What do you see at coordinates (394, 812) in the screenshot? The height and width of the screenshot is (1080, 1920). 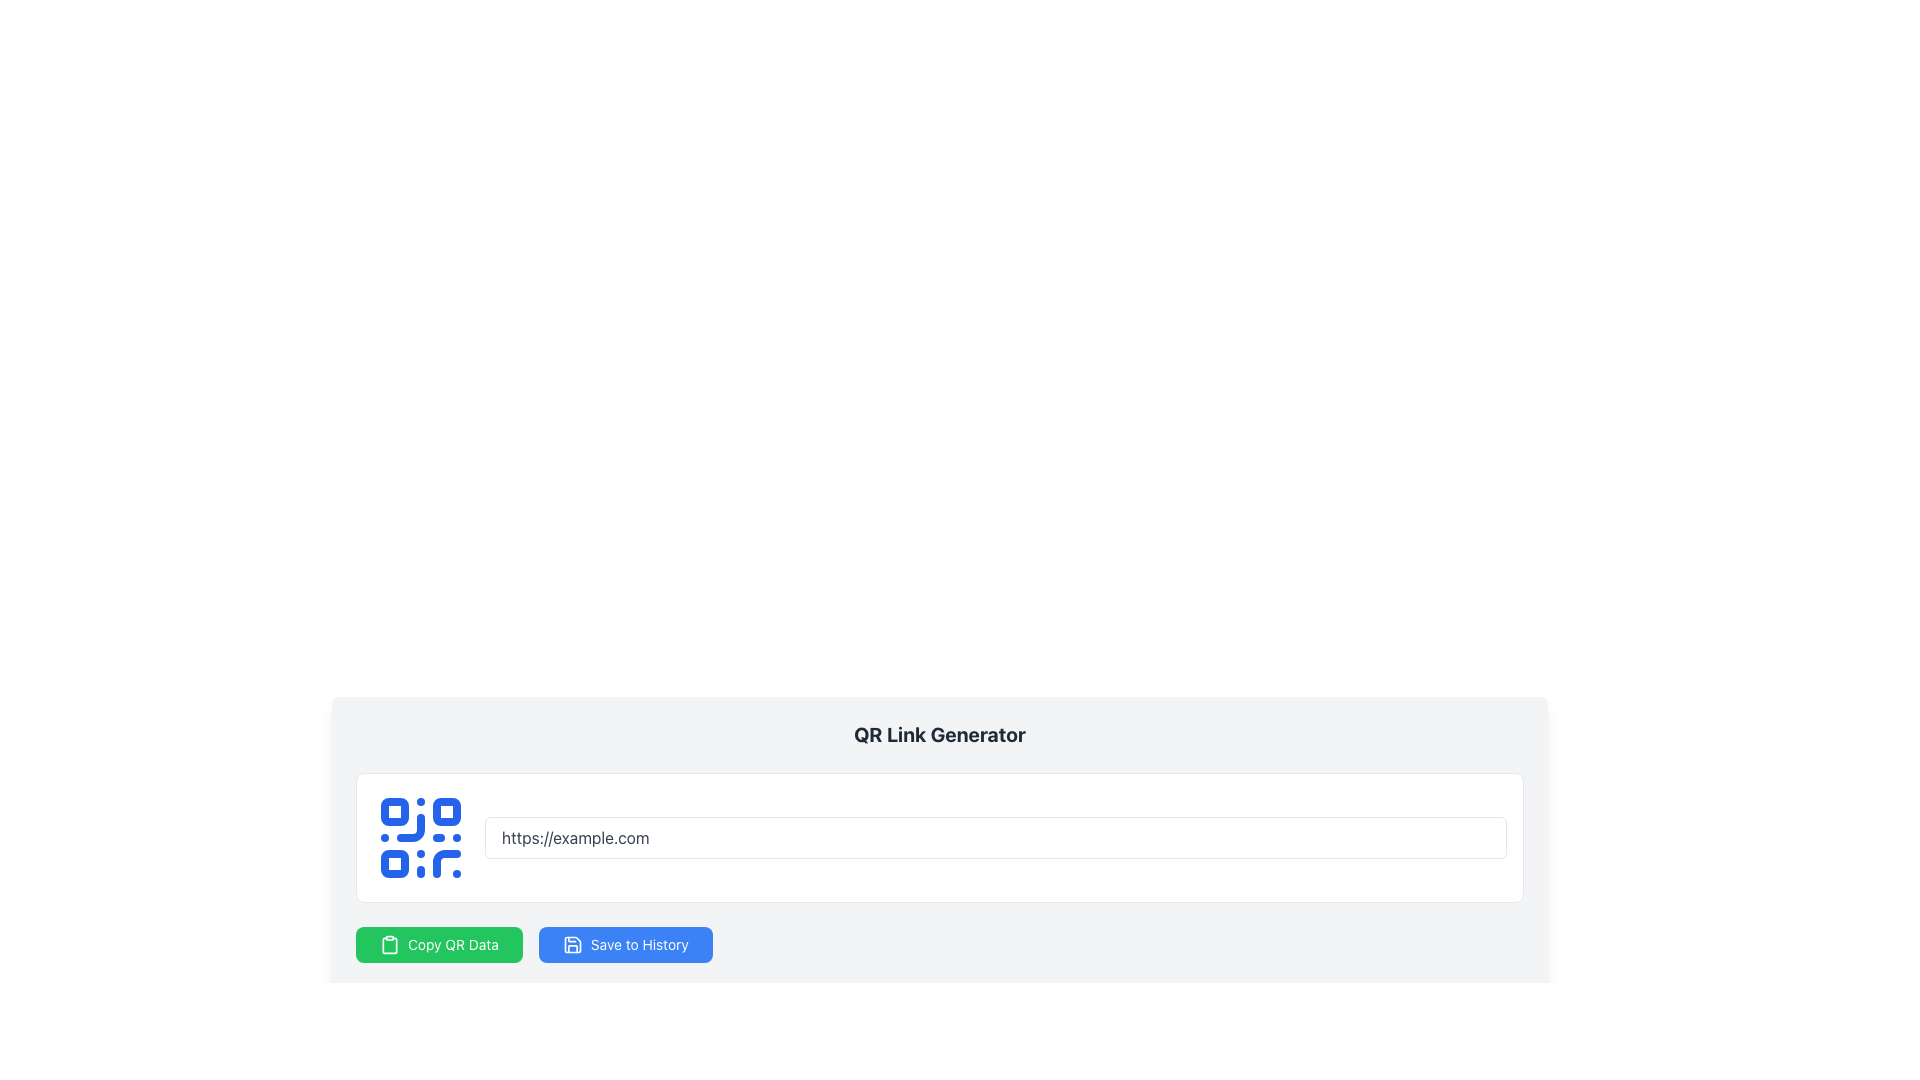 I see `the top-left decorative block of the QR code, which is a component of its design and helps form the scannable pattern` at bounding box center [394, 812].